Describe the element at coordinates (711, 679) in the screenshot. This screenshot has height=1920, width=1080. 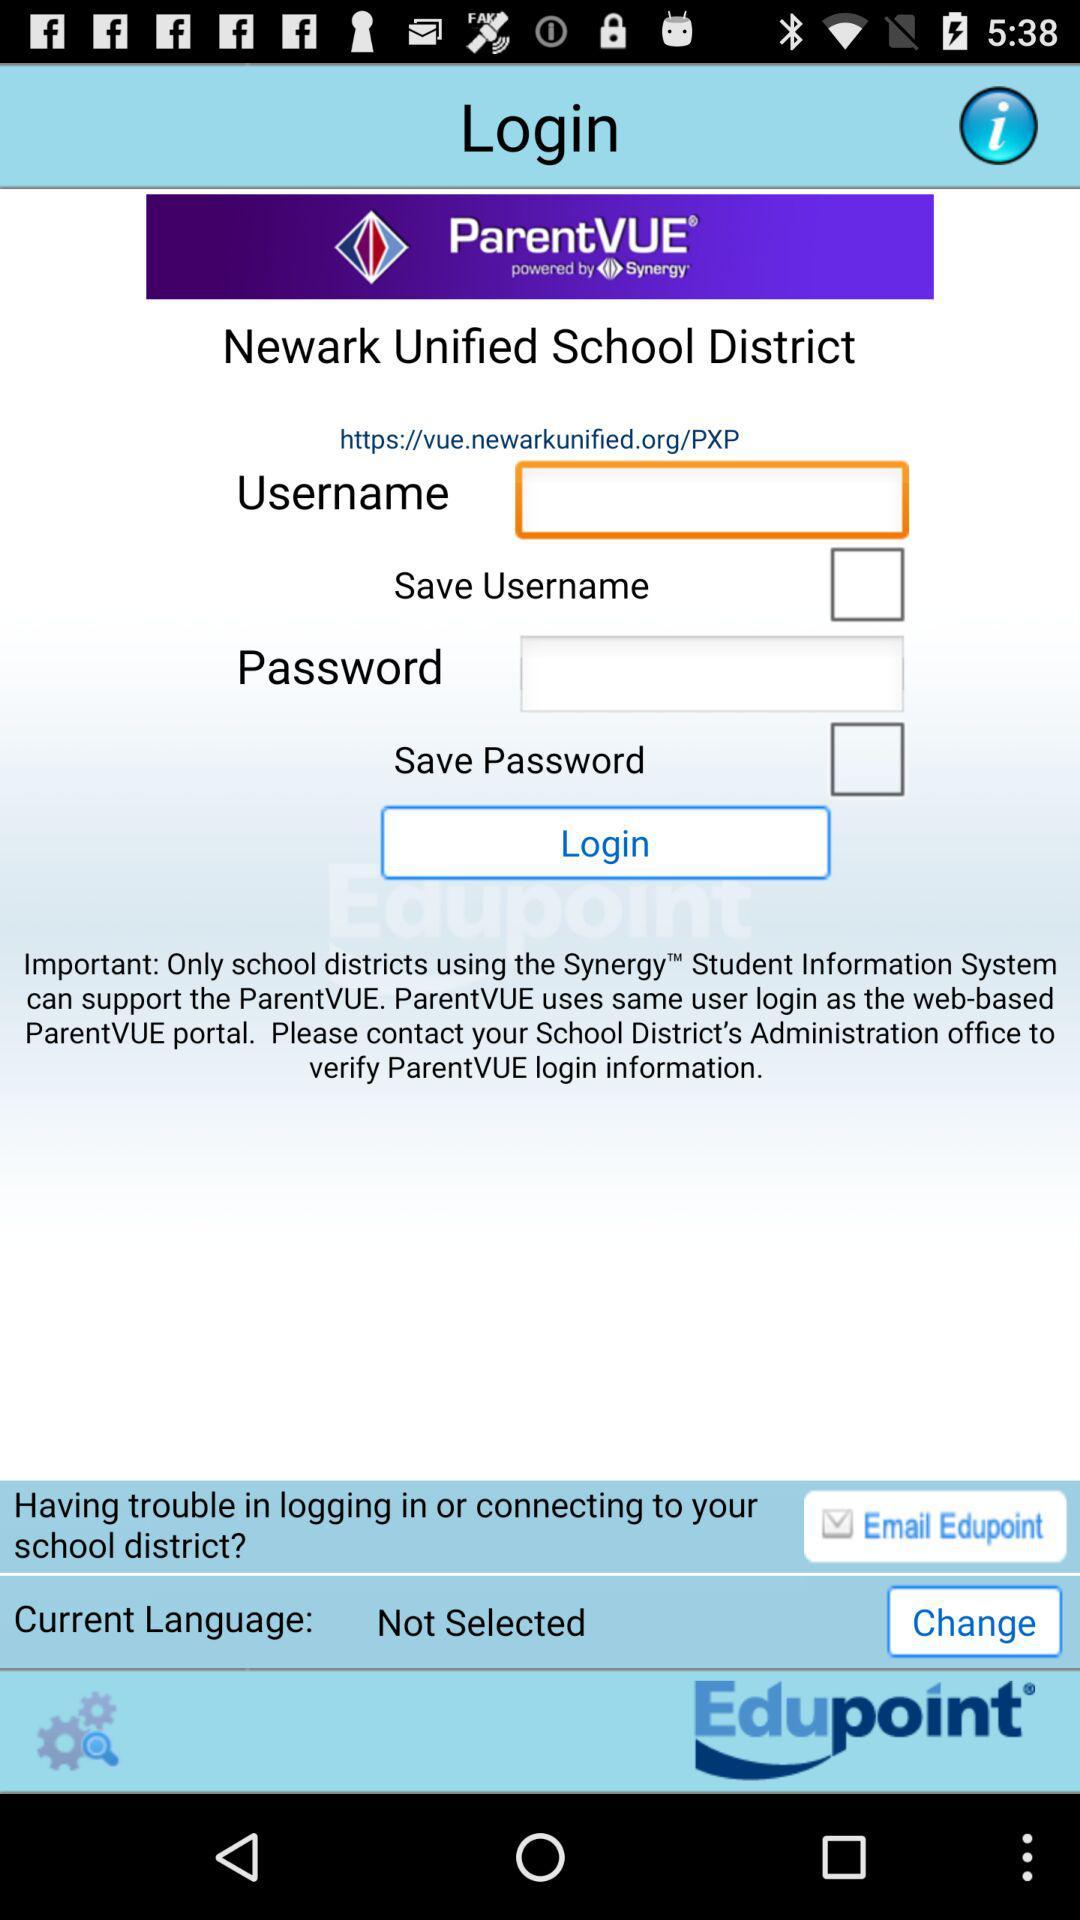
I see `password box` at that location.